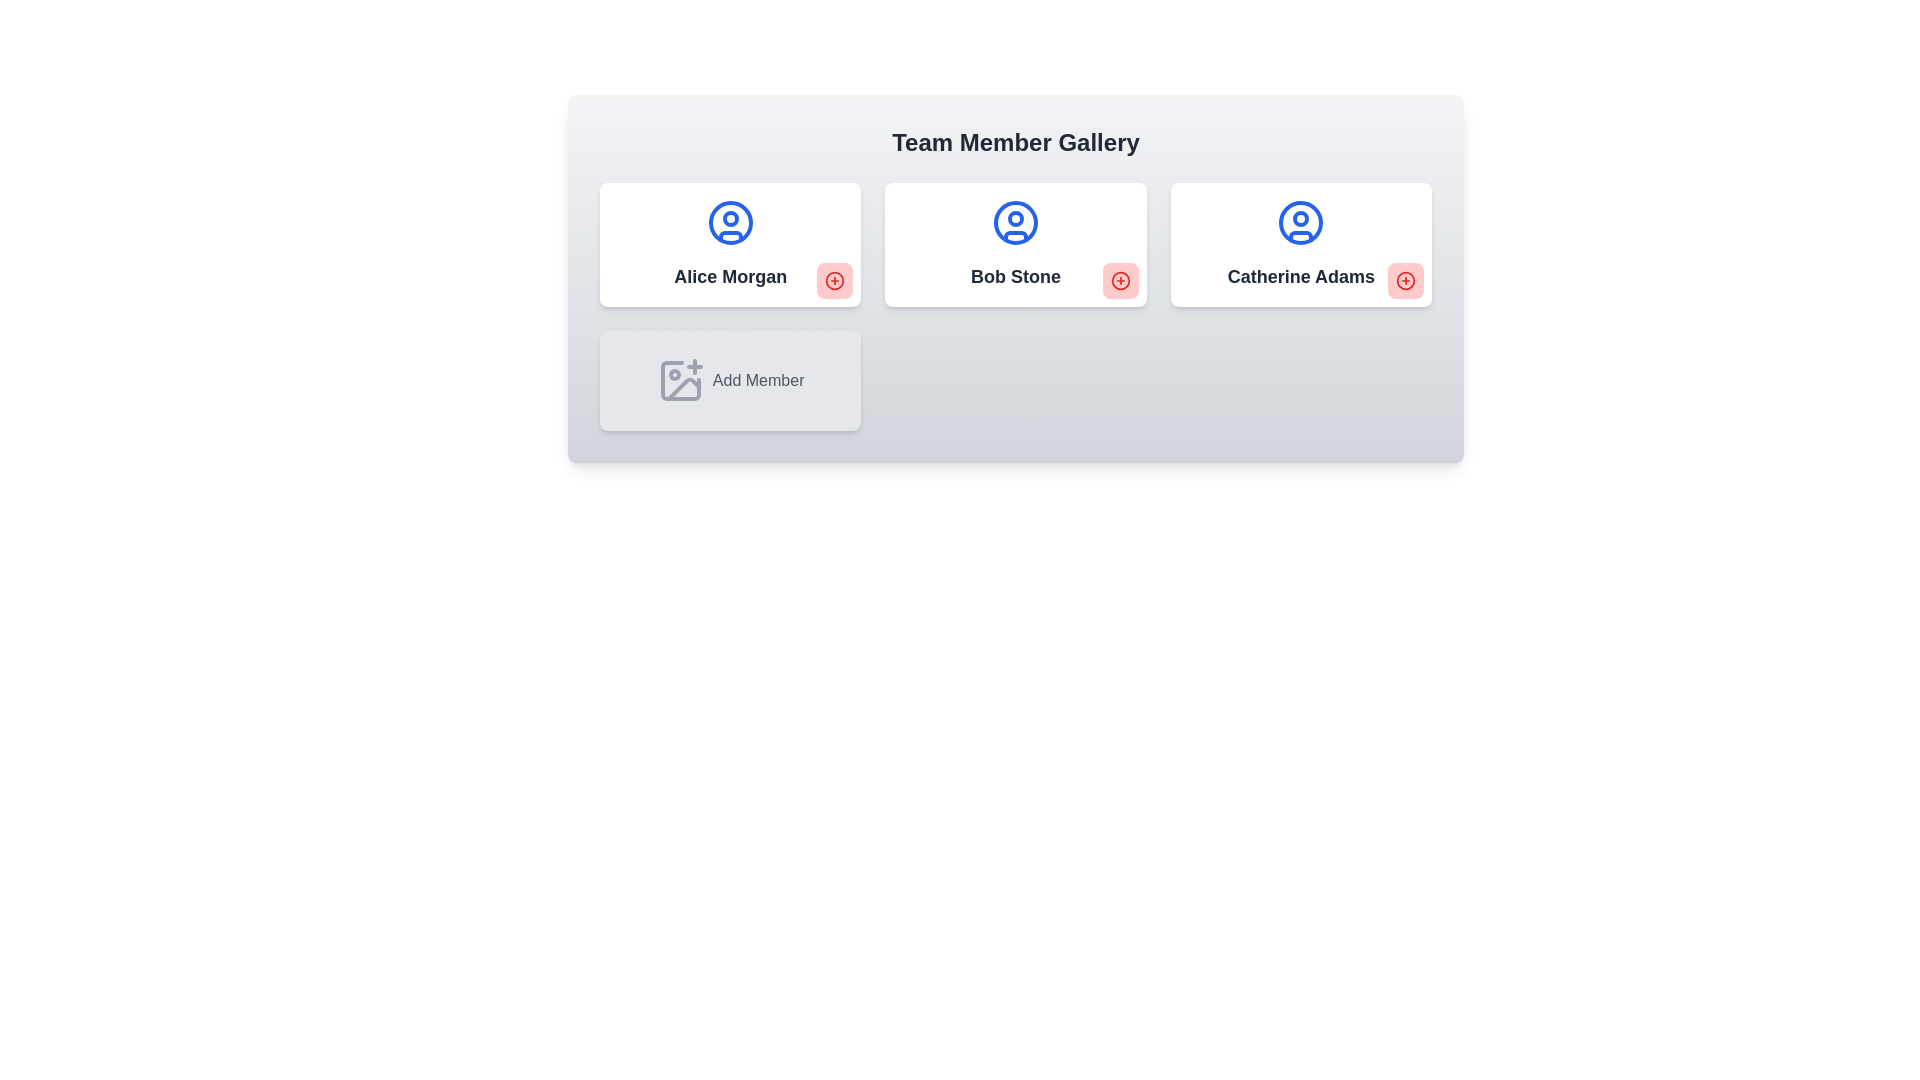 Image resolution: width=1920 pixels, height=1080 pixels. I want to click on the central circular SVG element styled in red, part of the icon associated with the 'Catherine Adams' card, indicating a delete action, so click(1405, 281).